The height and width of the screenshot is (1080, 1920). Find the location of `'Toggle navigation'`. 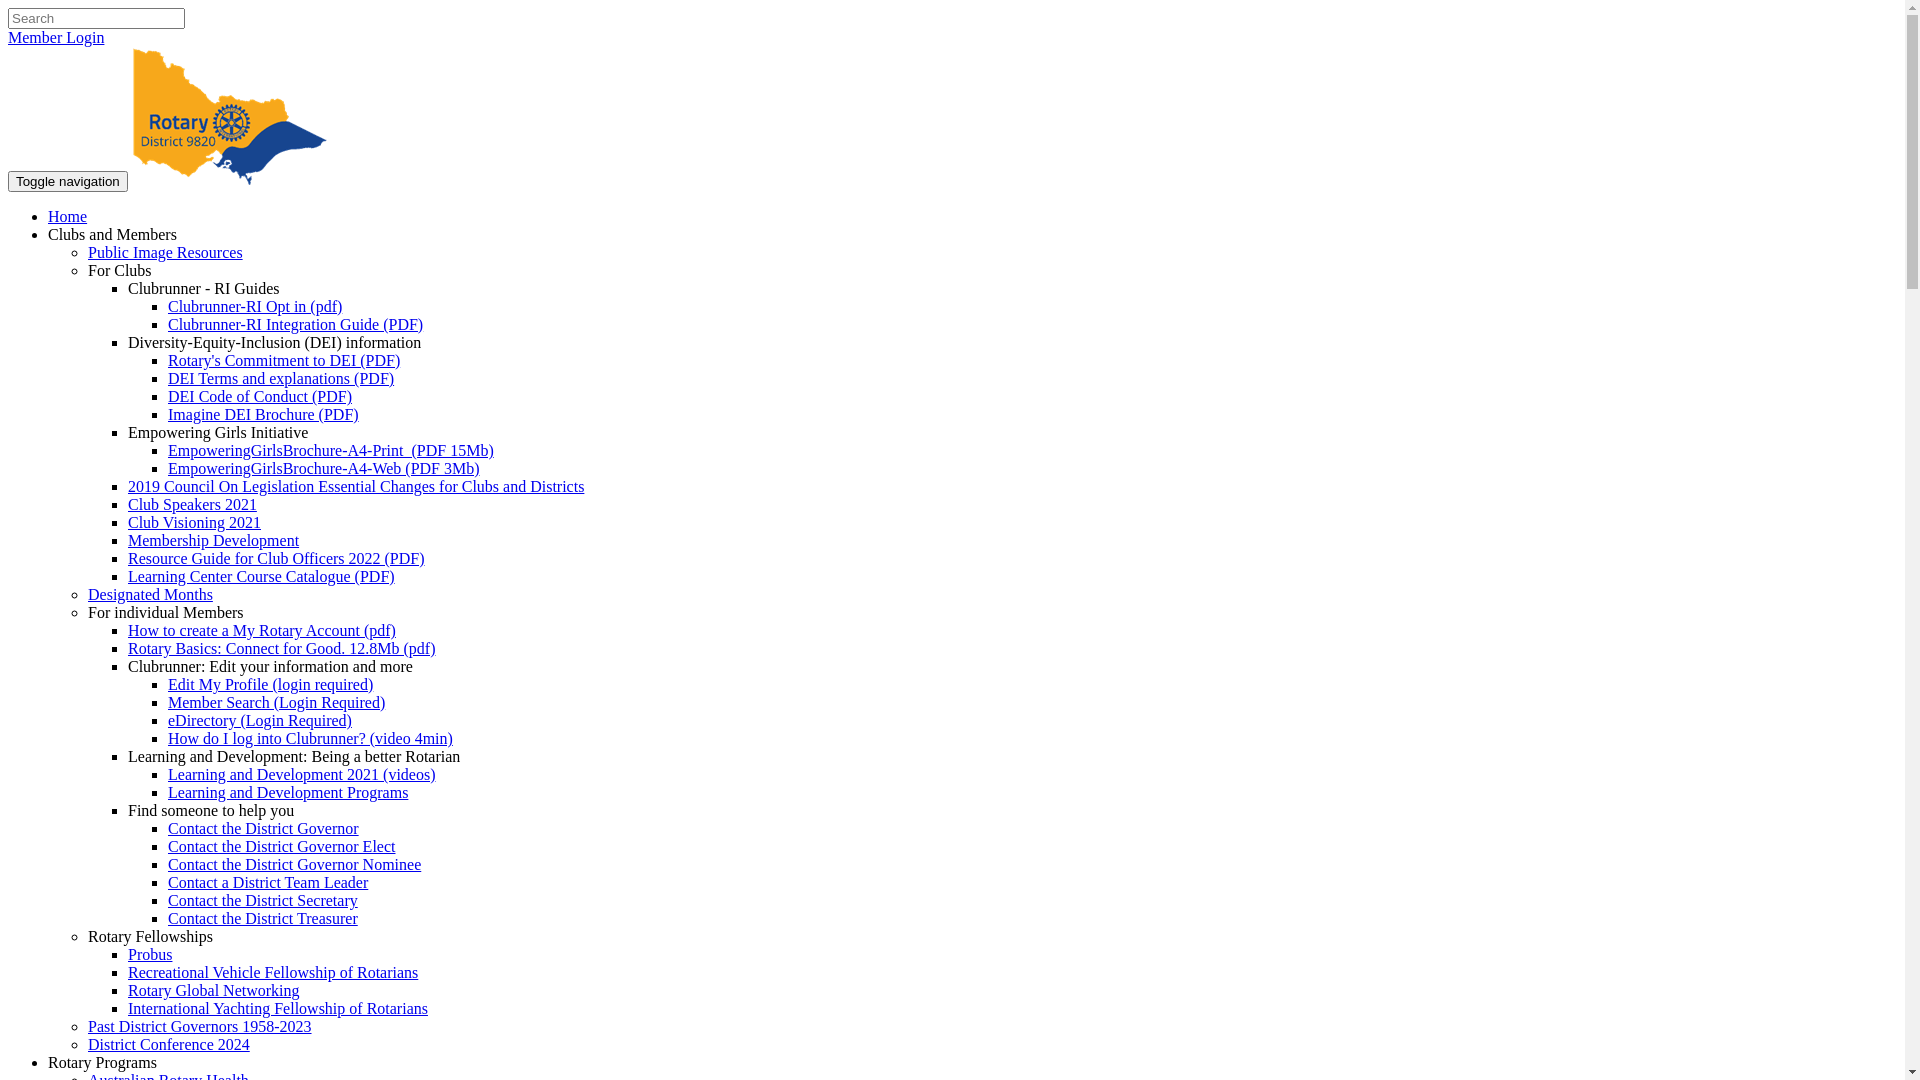

'Toggle navigation' is located at coordinates (67, 181).